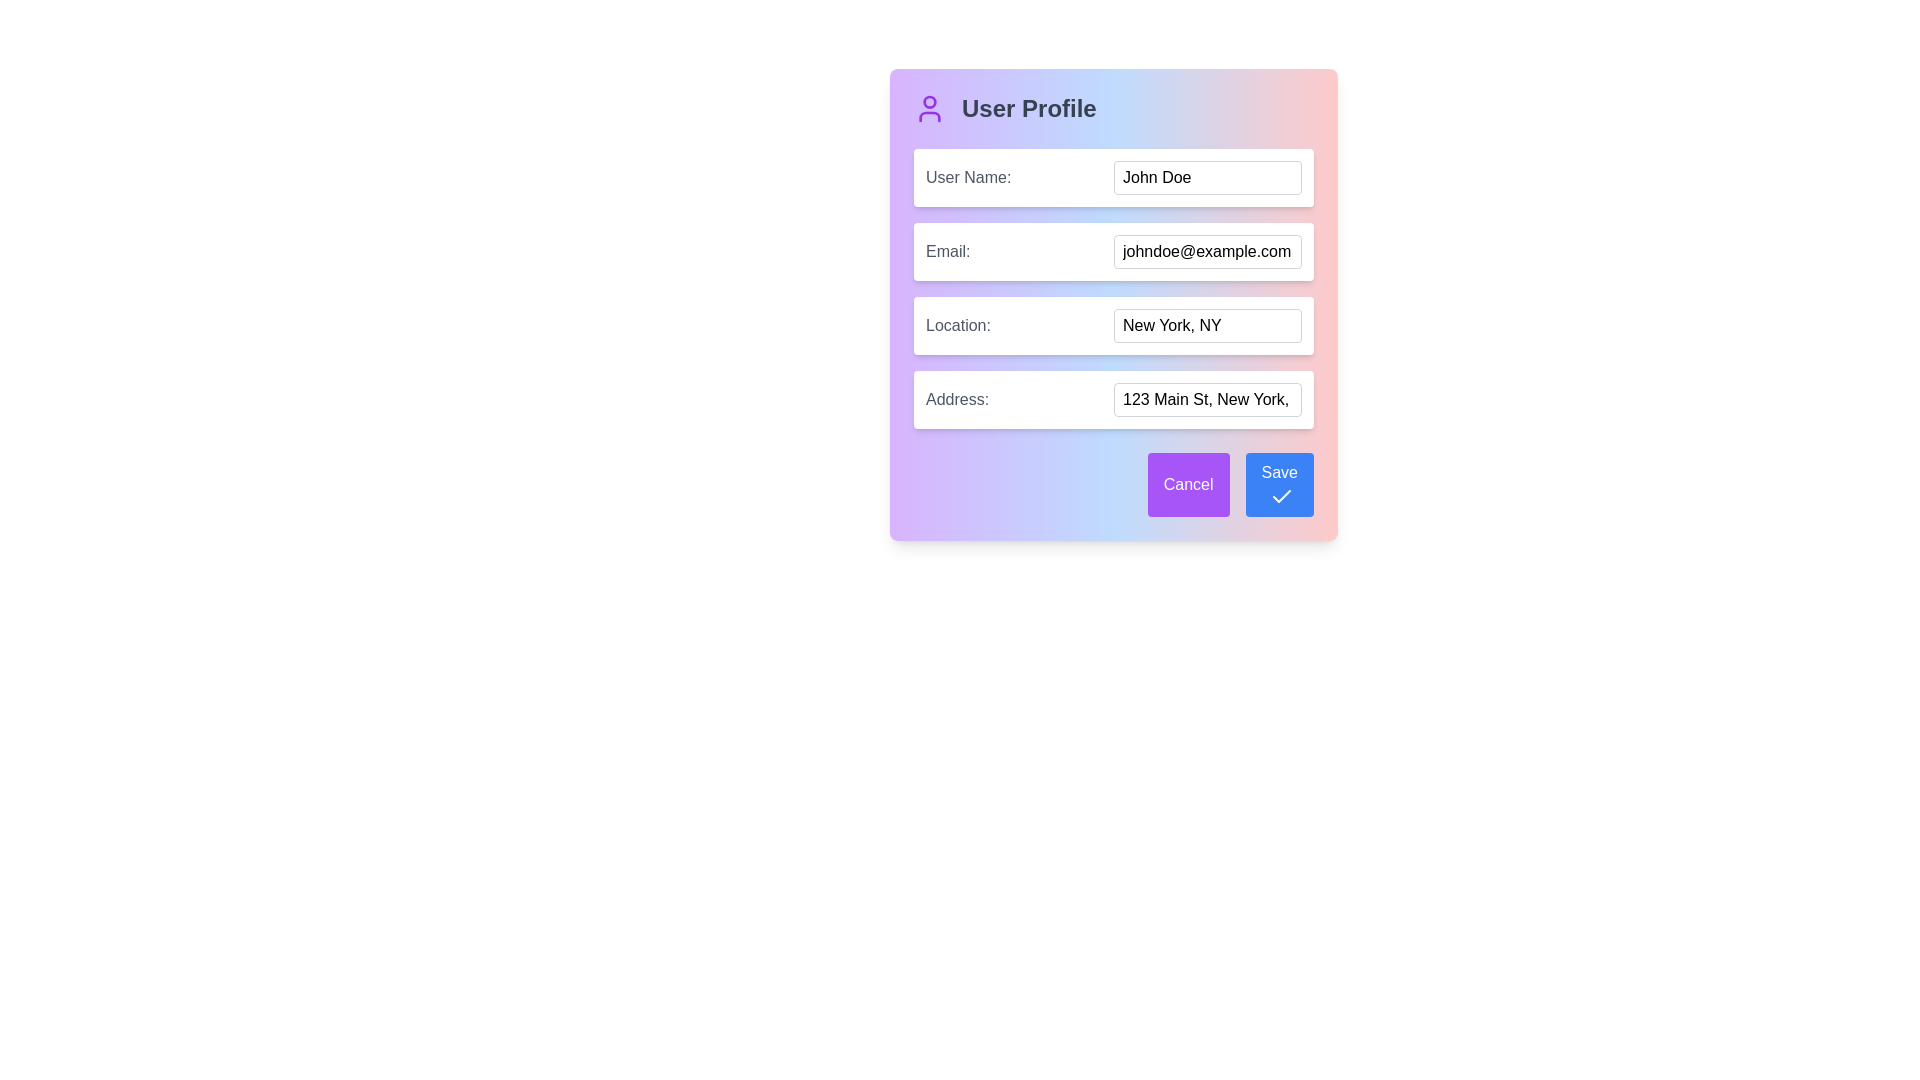 This screenshot has height=1080, width=1920. What do you see at coordinates (1207, 250) in the screenshot?
I see `the text input field for email, which has a light gray border and contains the text 'johndoe@example.com', to focus and edit` at bounding box center [1207, 250].